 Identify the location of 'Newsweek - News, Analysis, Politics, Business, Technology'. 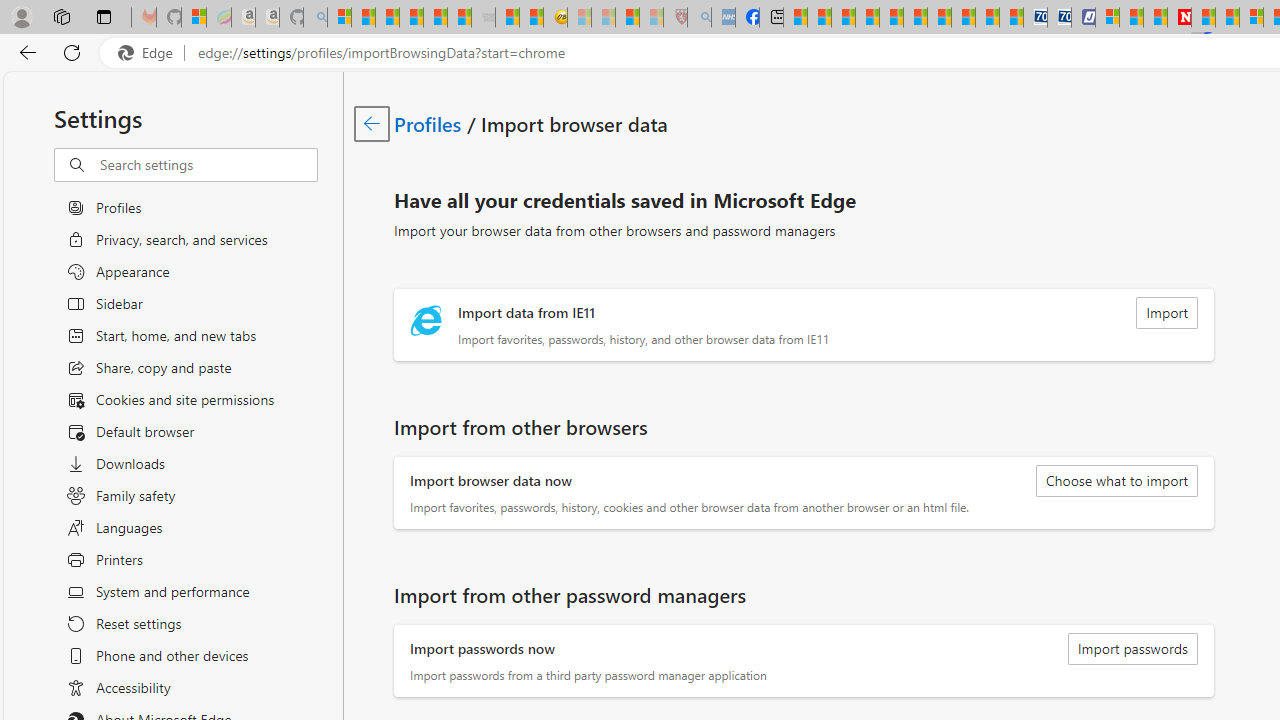
(1179, 17).